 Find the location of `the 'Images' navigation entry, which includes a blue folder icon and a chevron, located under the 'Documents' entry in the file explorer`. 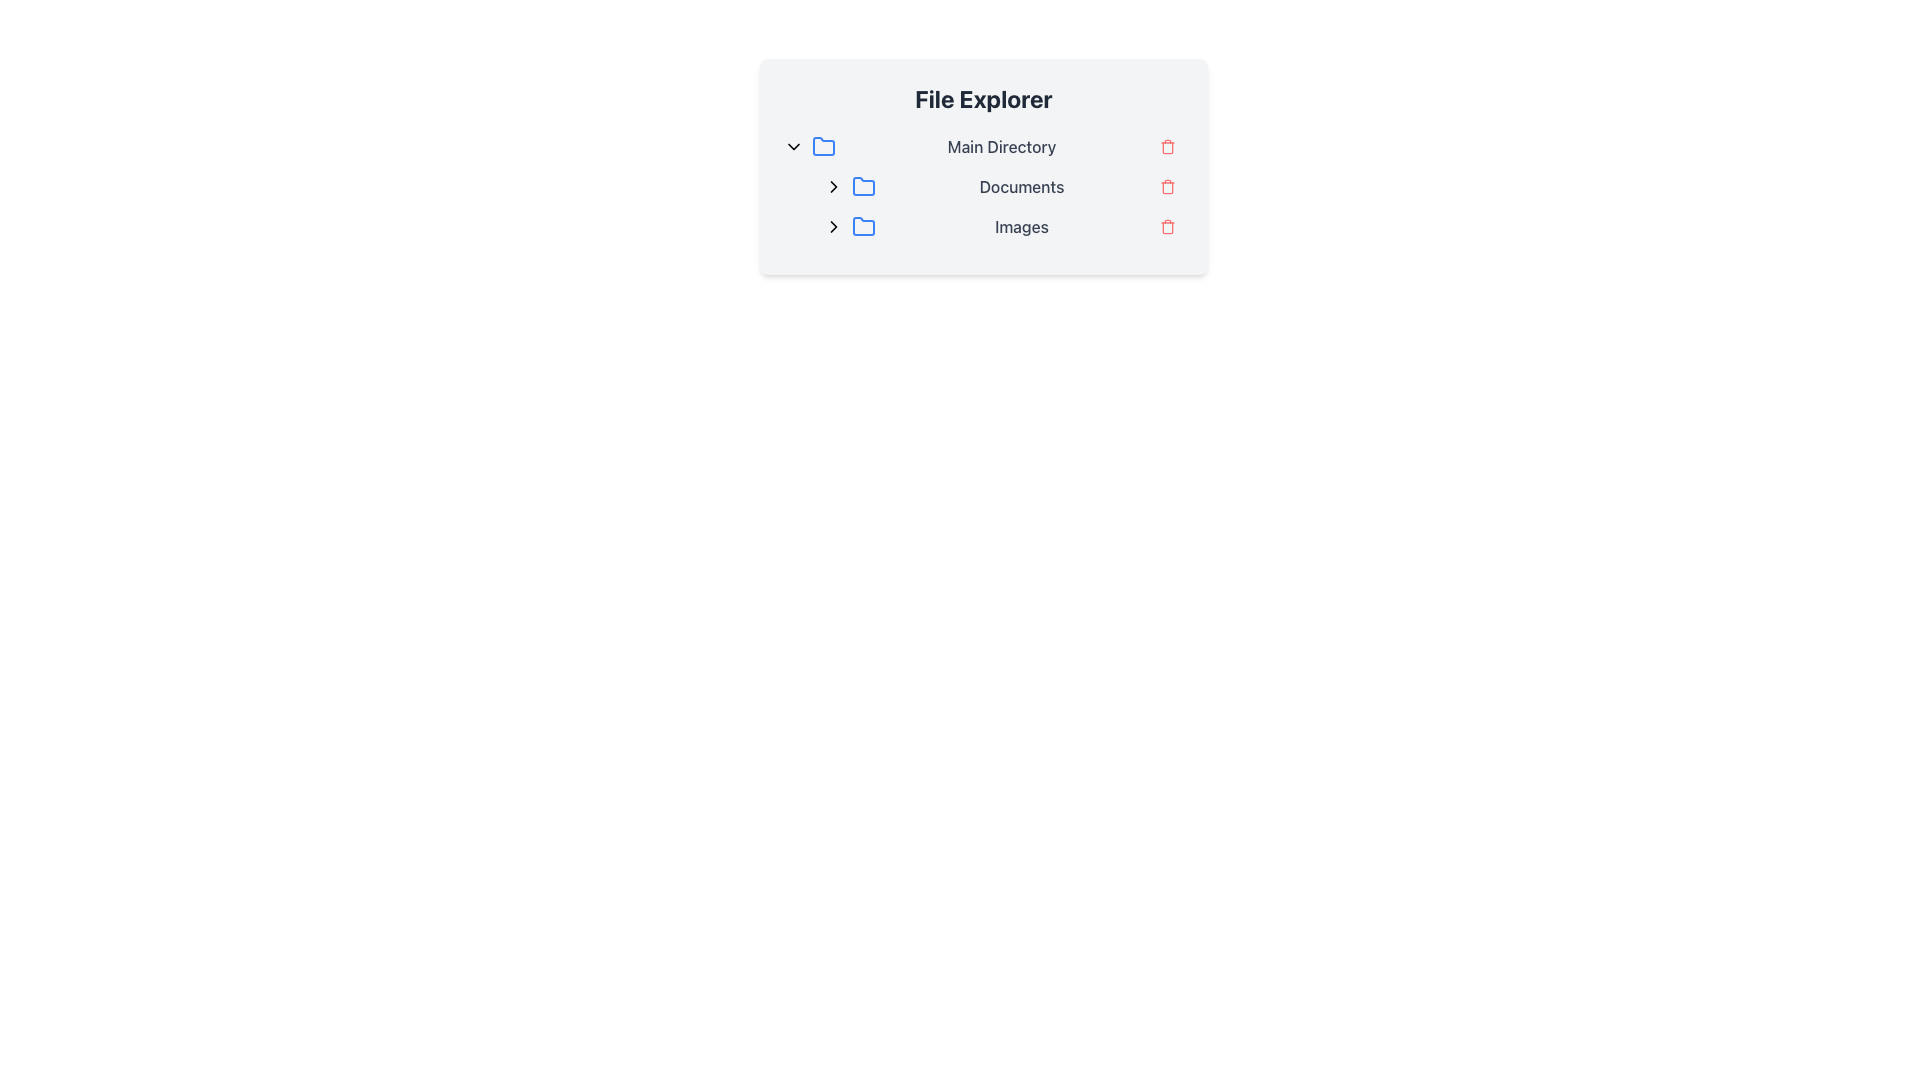

the 'Images' navigation entry, which includes a blue folder icon and a chevron, located under the 'Documents' entry in the file explorer is located at coordinates (992, 226).